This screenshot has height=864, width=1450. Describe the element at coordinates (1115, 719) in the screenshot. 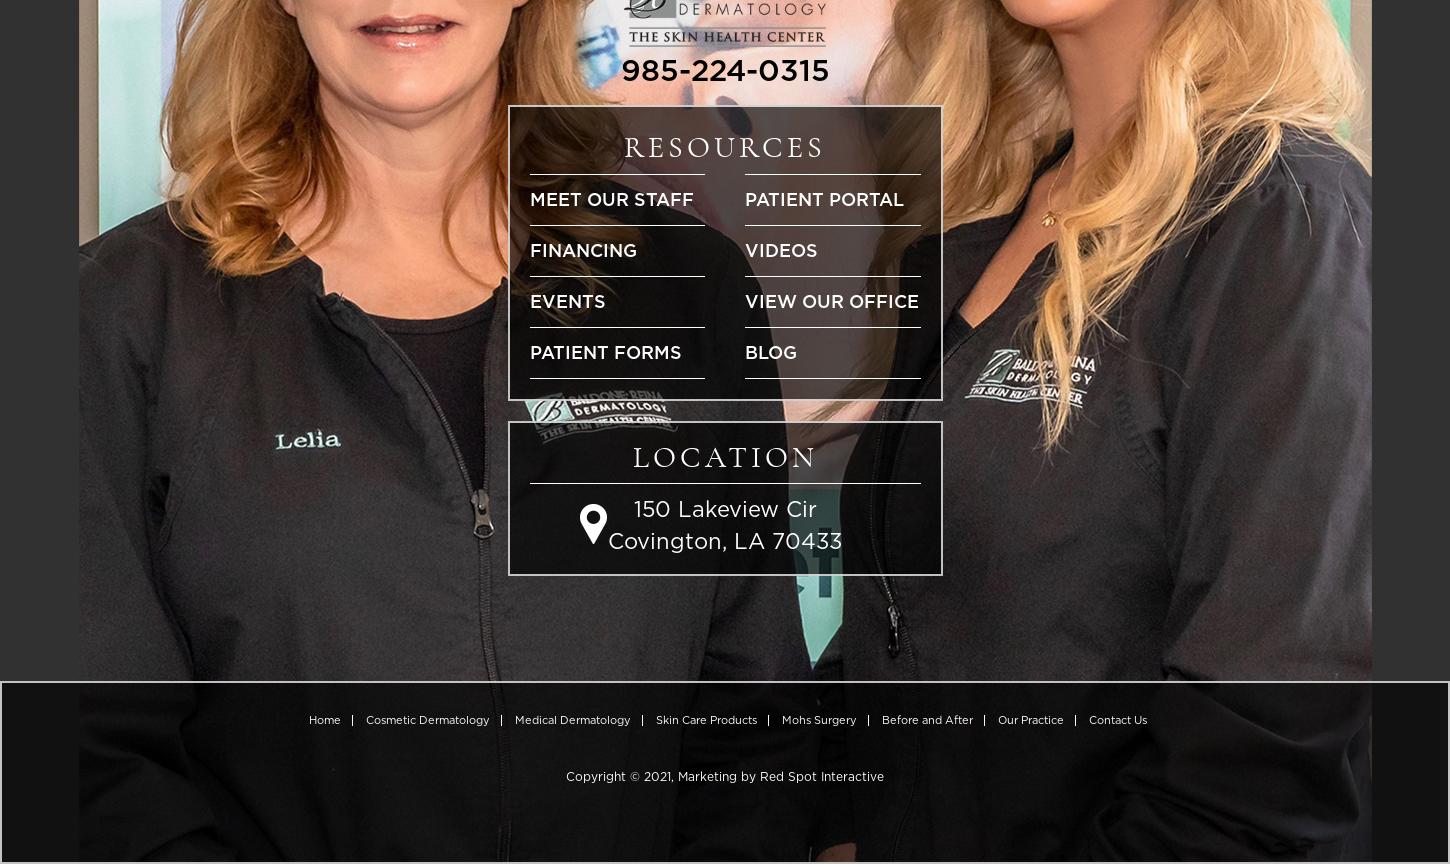

I see `'Contact Us'` at that location.